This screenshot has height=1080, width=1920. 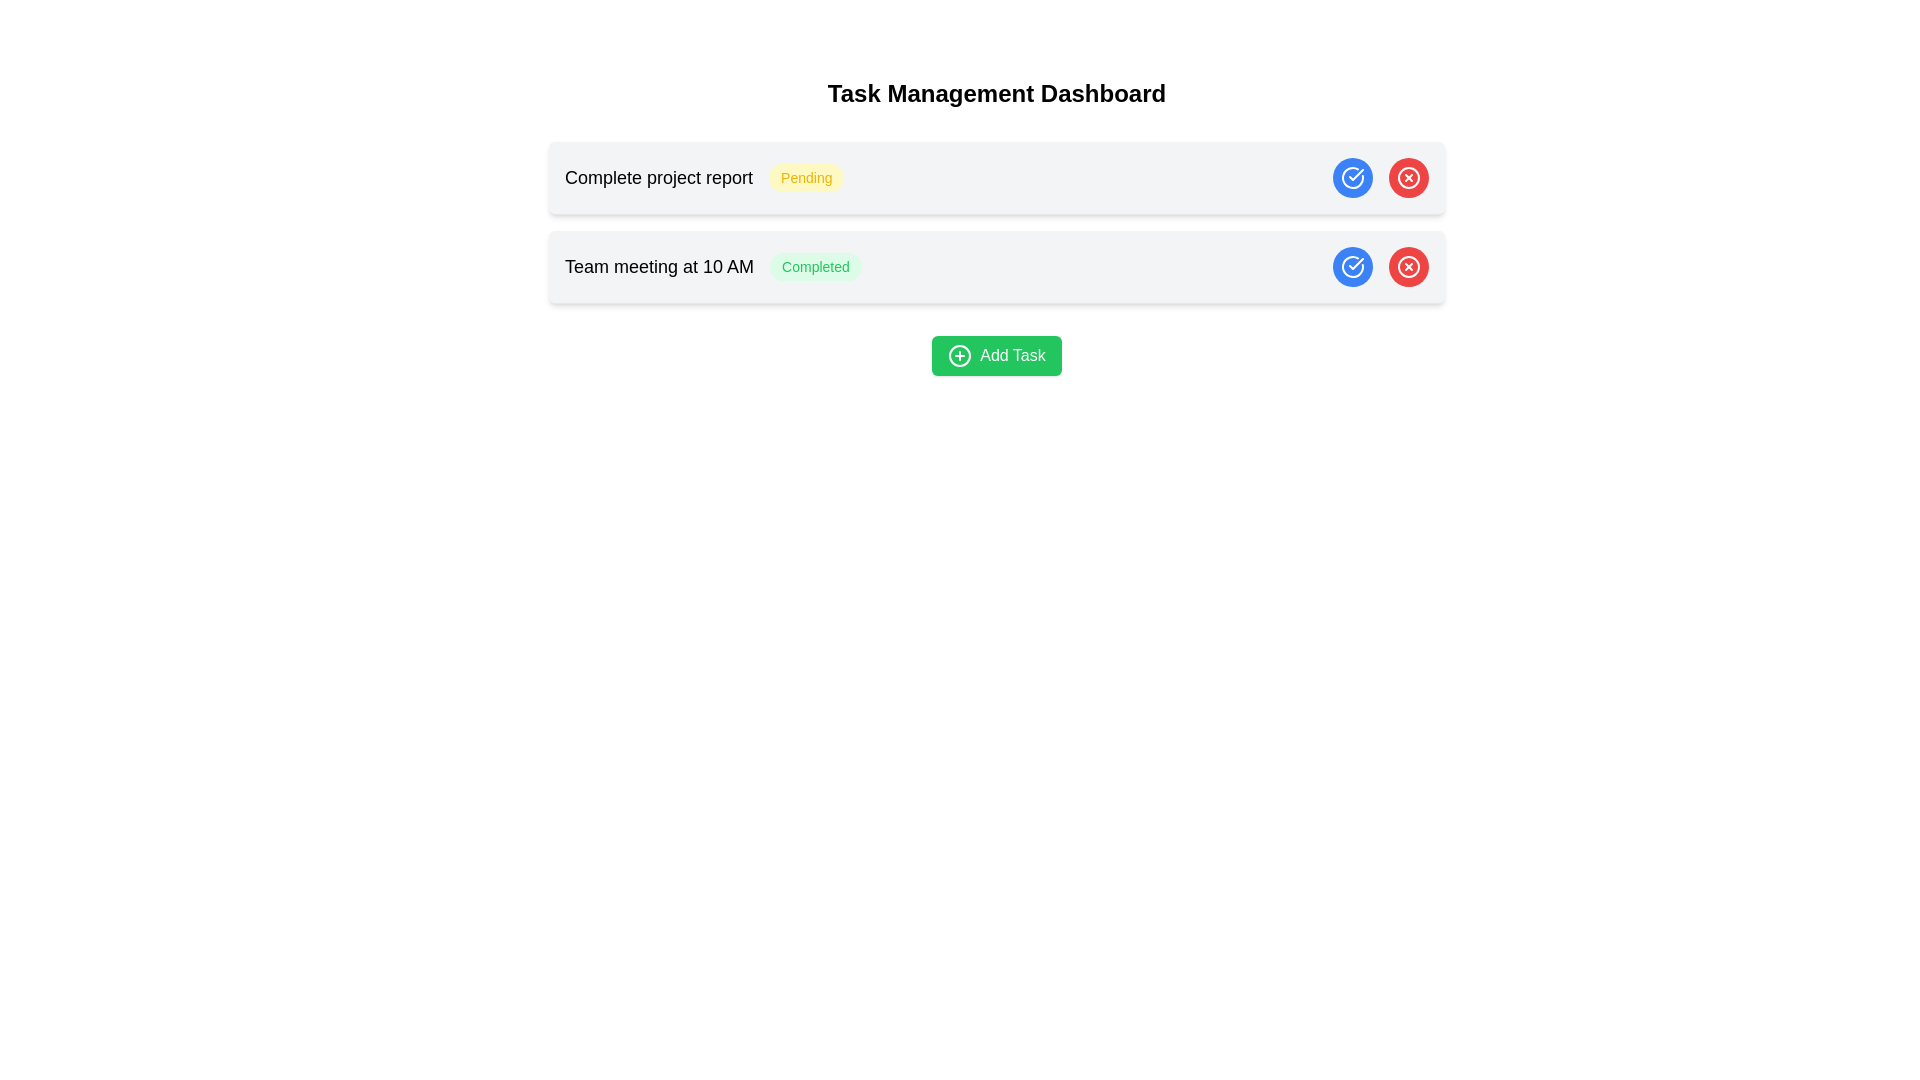 I want to click on the Status label element, which is a rounded rectangular badge with a light green background displaying 'Completed', located to the right of 'Team meeting at 10 AM' in the second row of the task list, so click(x=816, y=265).